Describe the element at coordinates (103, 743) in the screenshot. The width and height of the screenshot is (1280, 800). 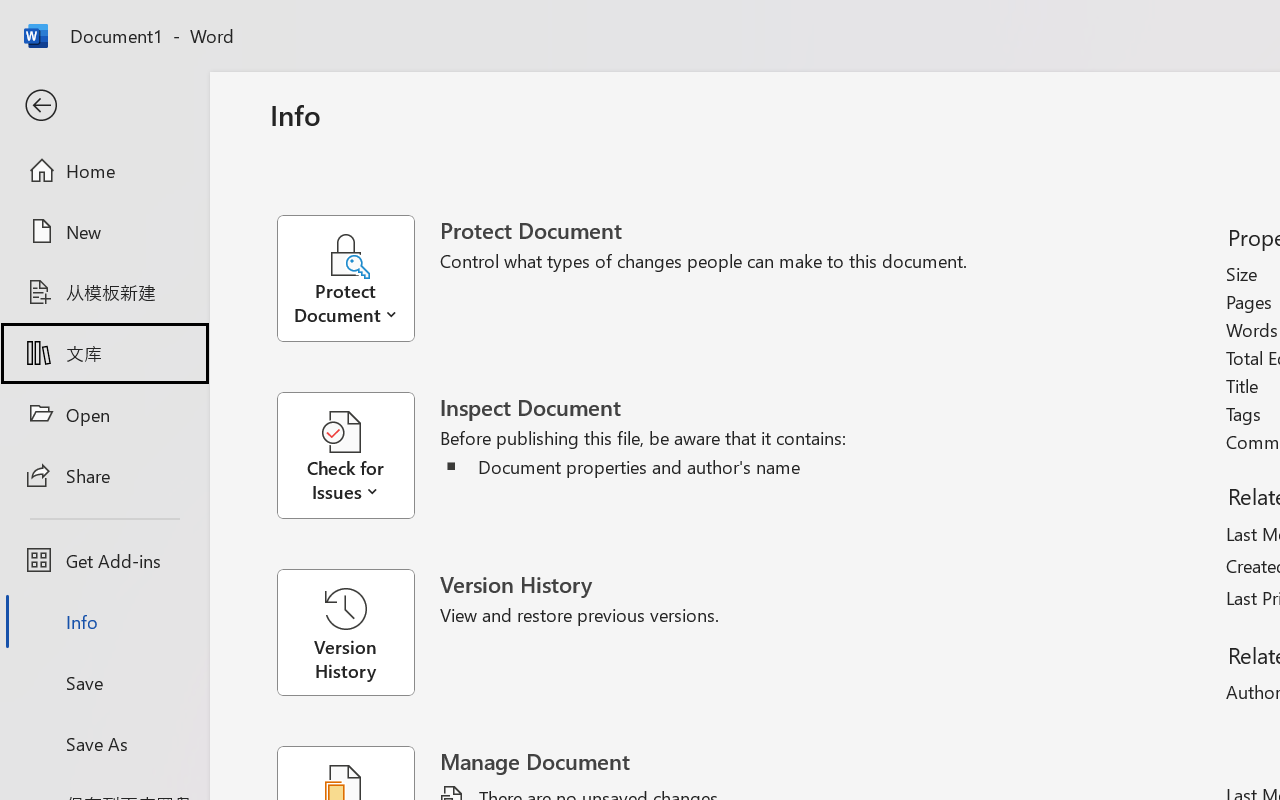
I see `'Save As'` at that location.